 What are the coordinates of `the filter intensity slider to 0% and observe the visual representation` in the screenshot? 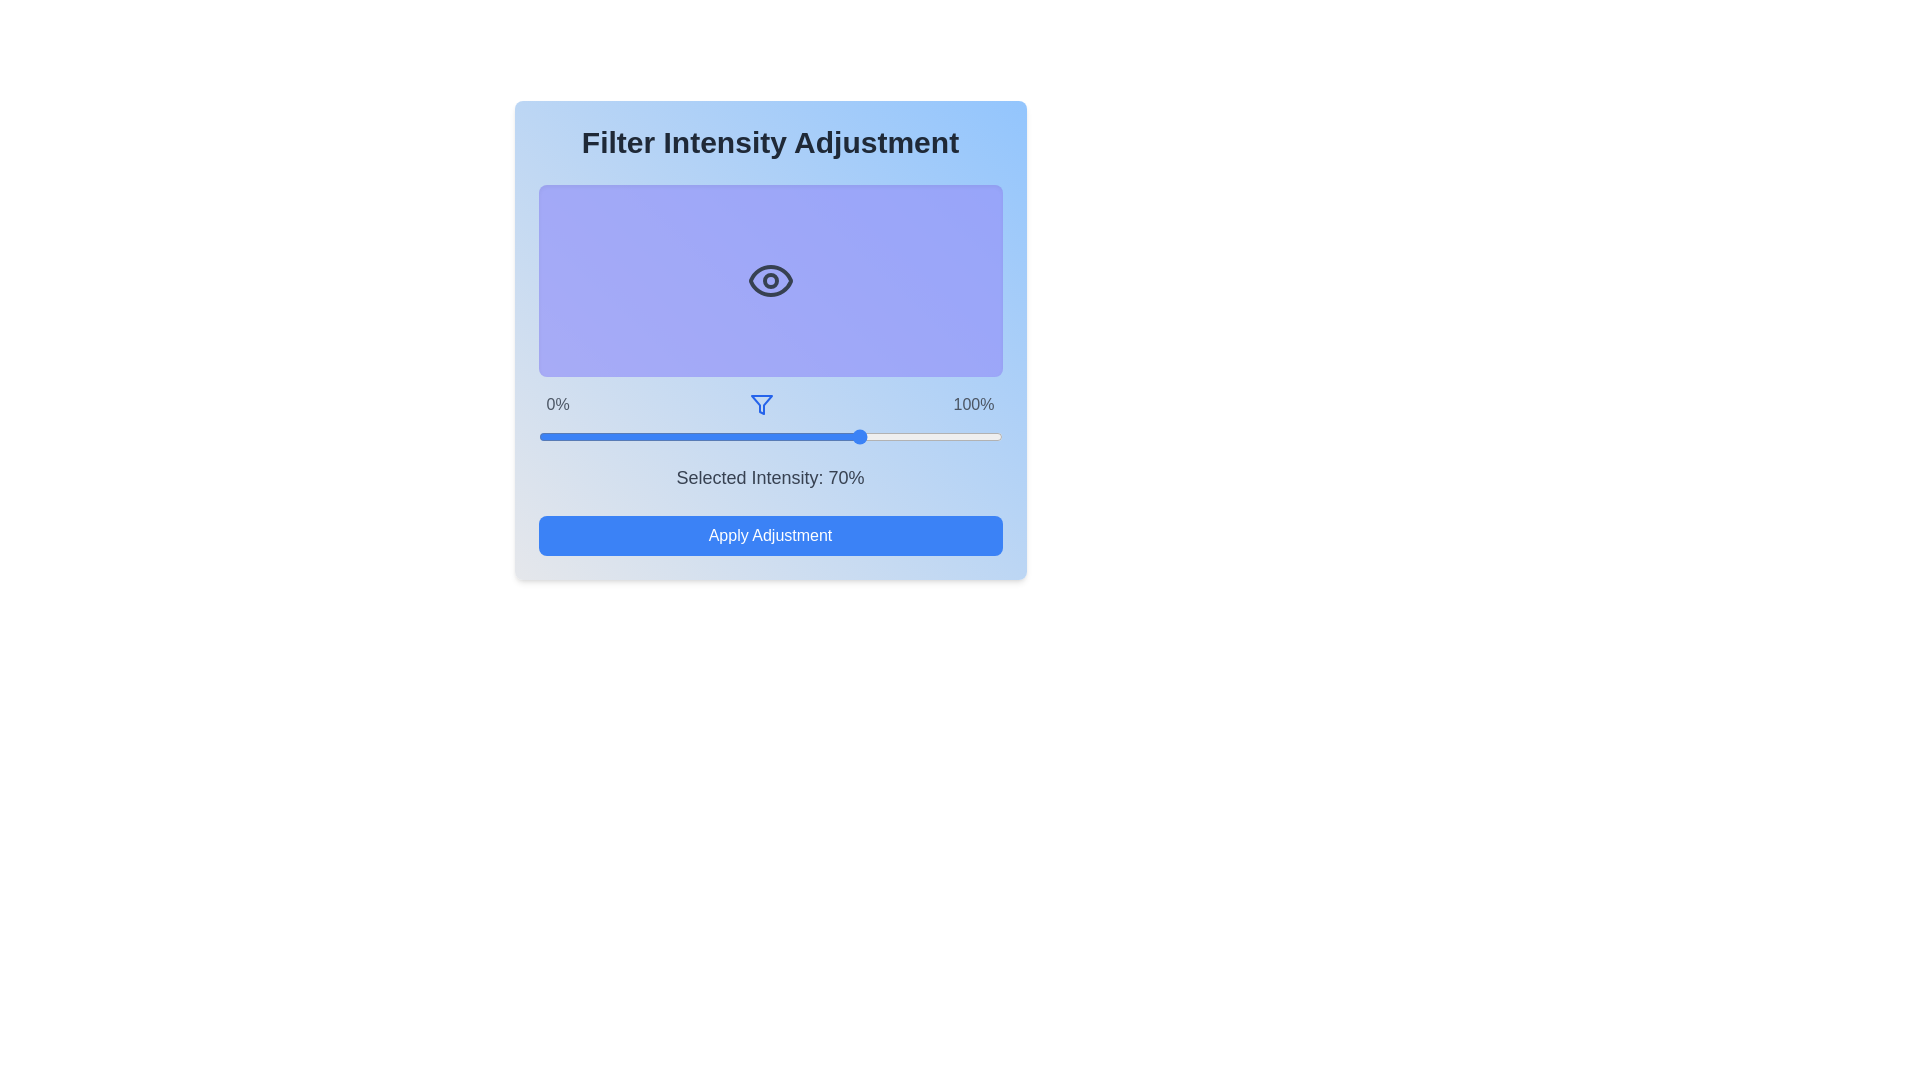 It's located at (538, 435).